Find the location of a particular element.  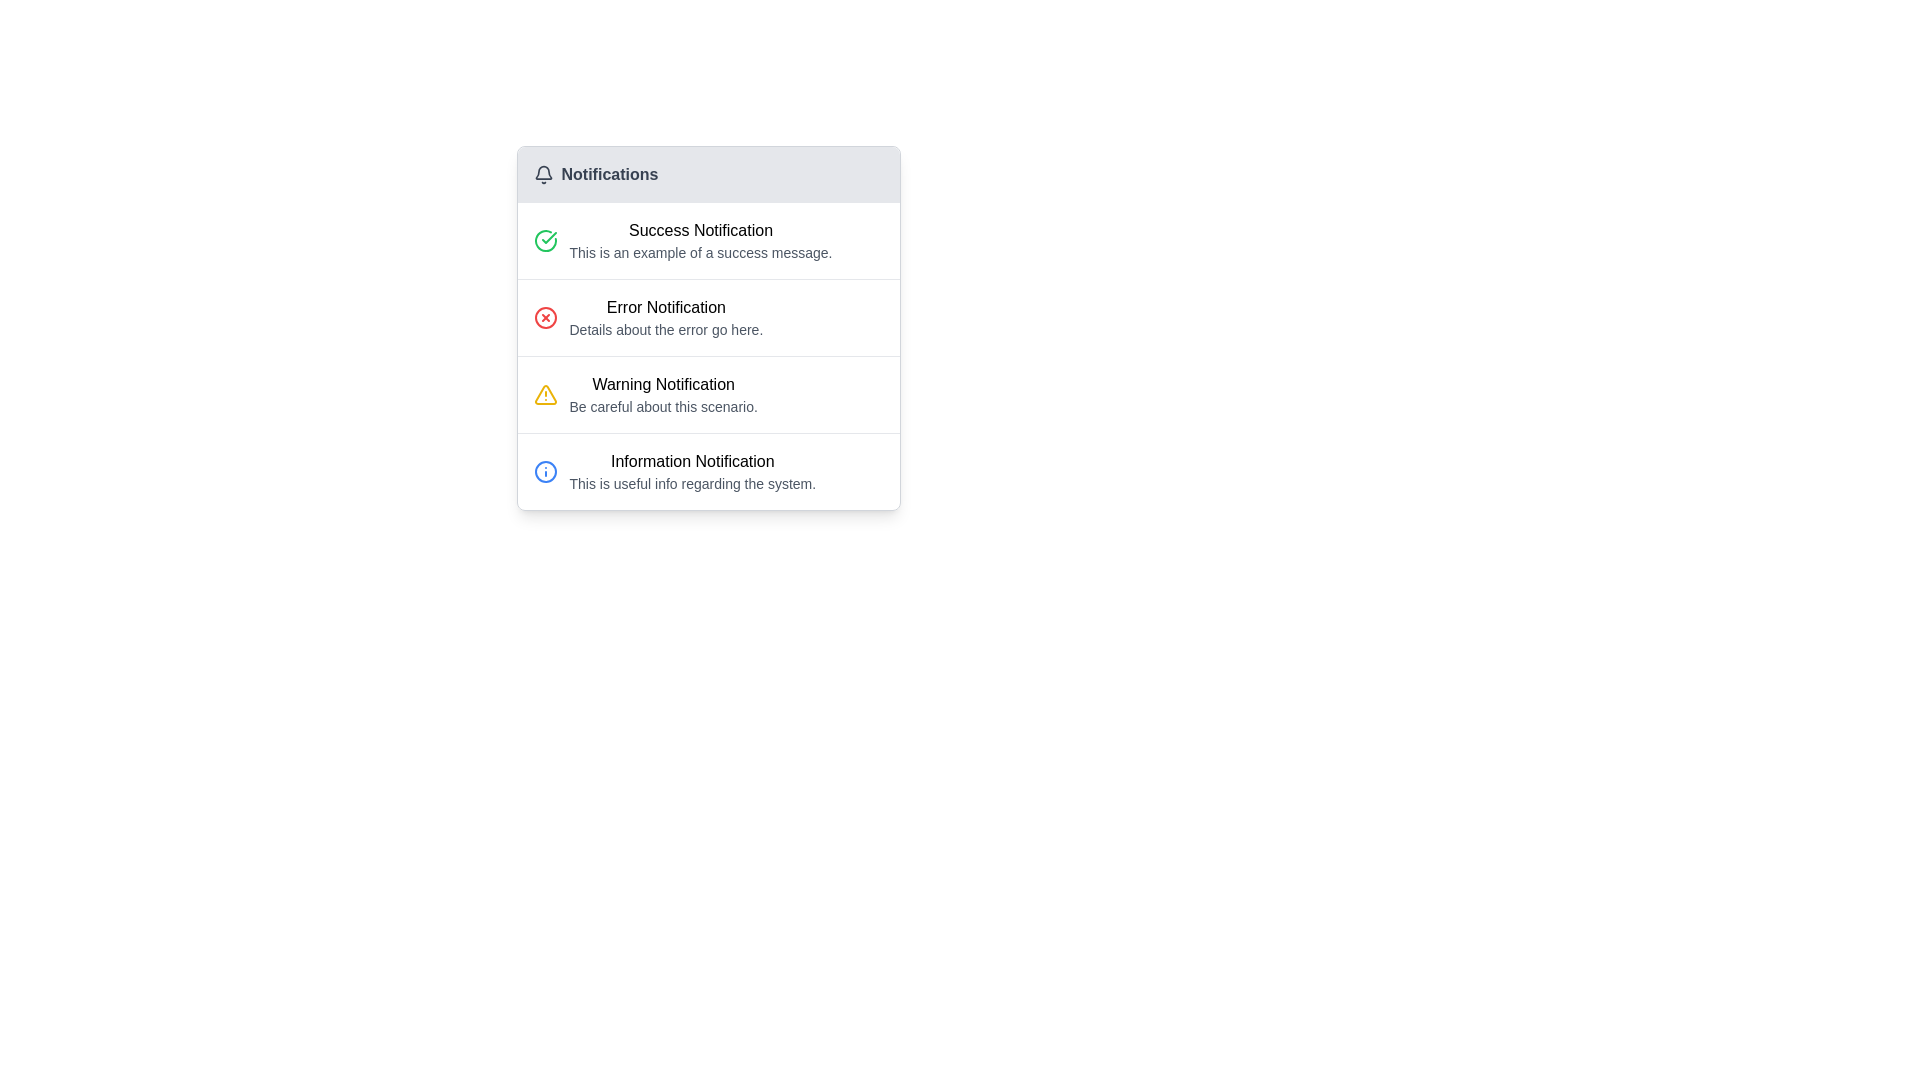

the Warning Notification which includes the title 'Warning Notification' and the message 'Be careful about this scenario.' is located at coordinates (708, 395).